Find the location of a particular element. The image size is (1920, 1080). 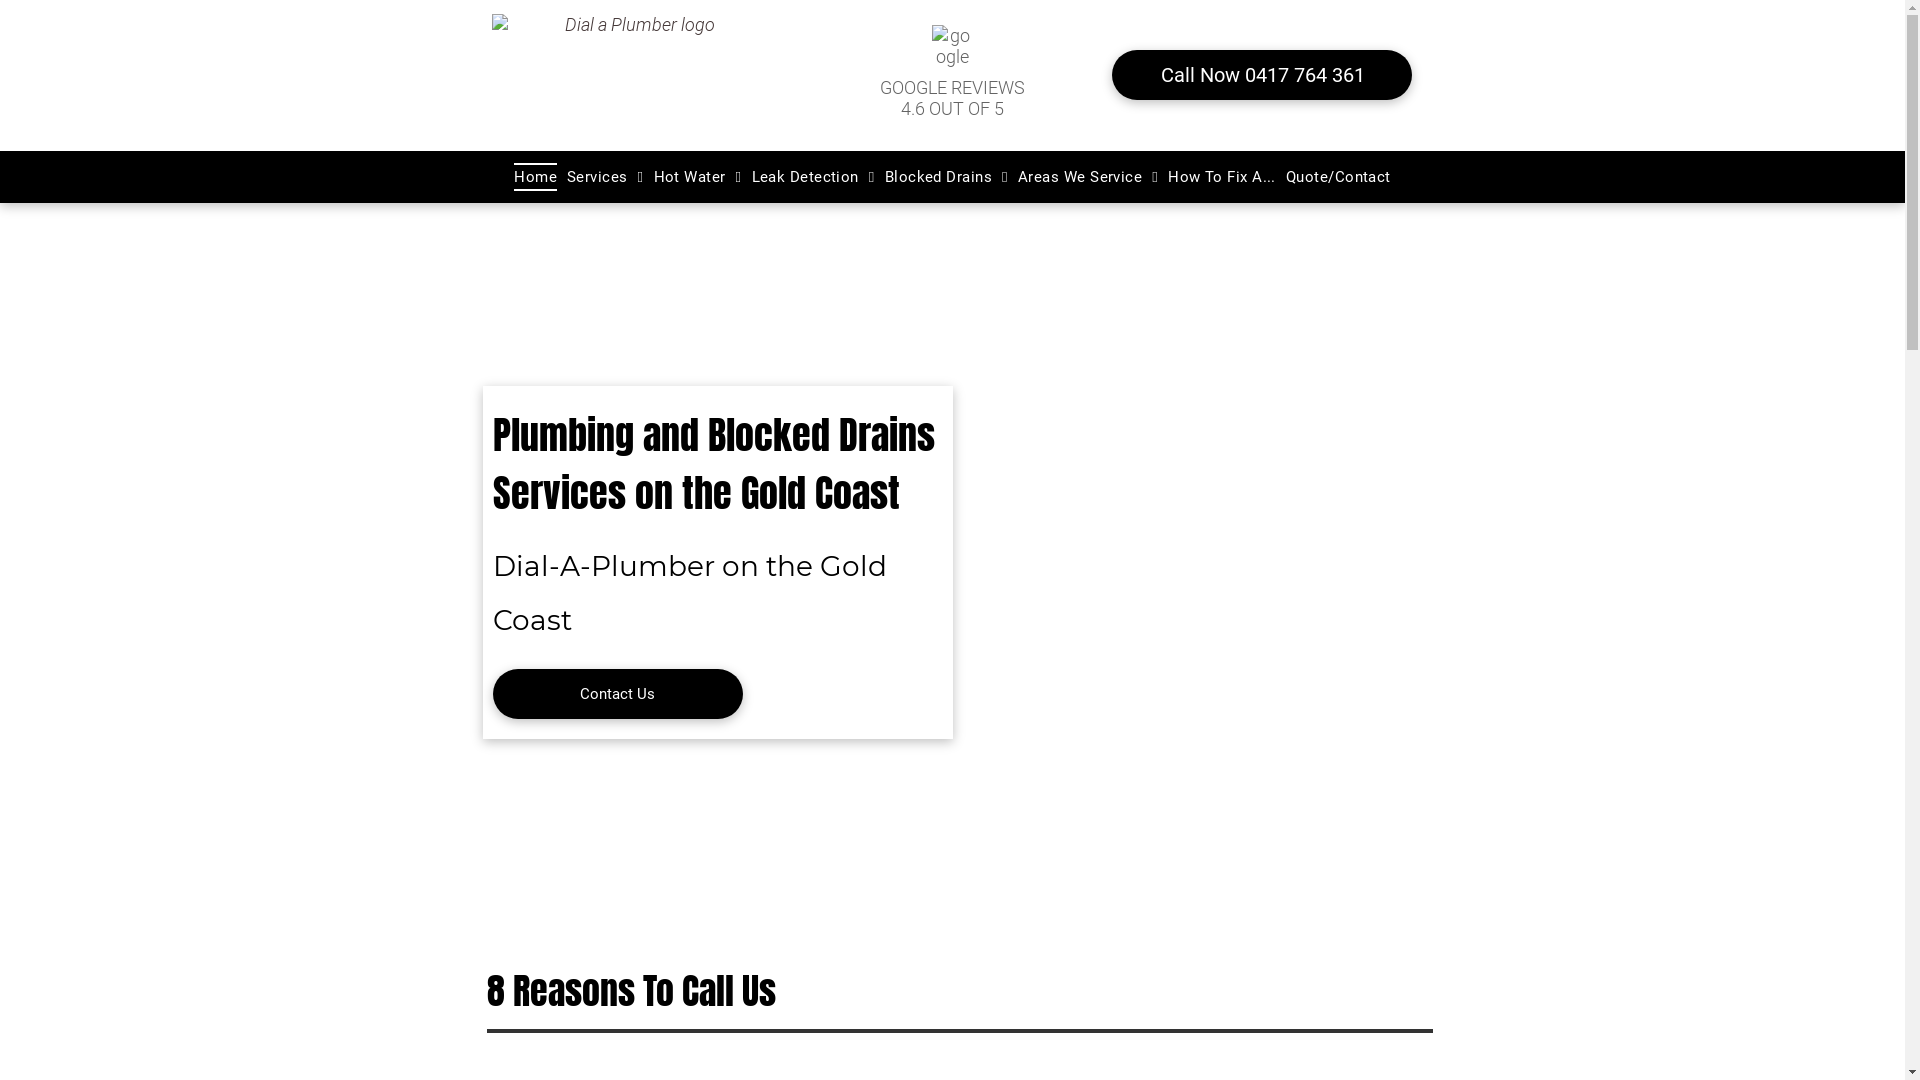

'Contact Us' is located at coordinates (616, 693).